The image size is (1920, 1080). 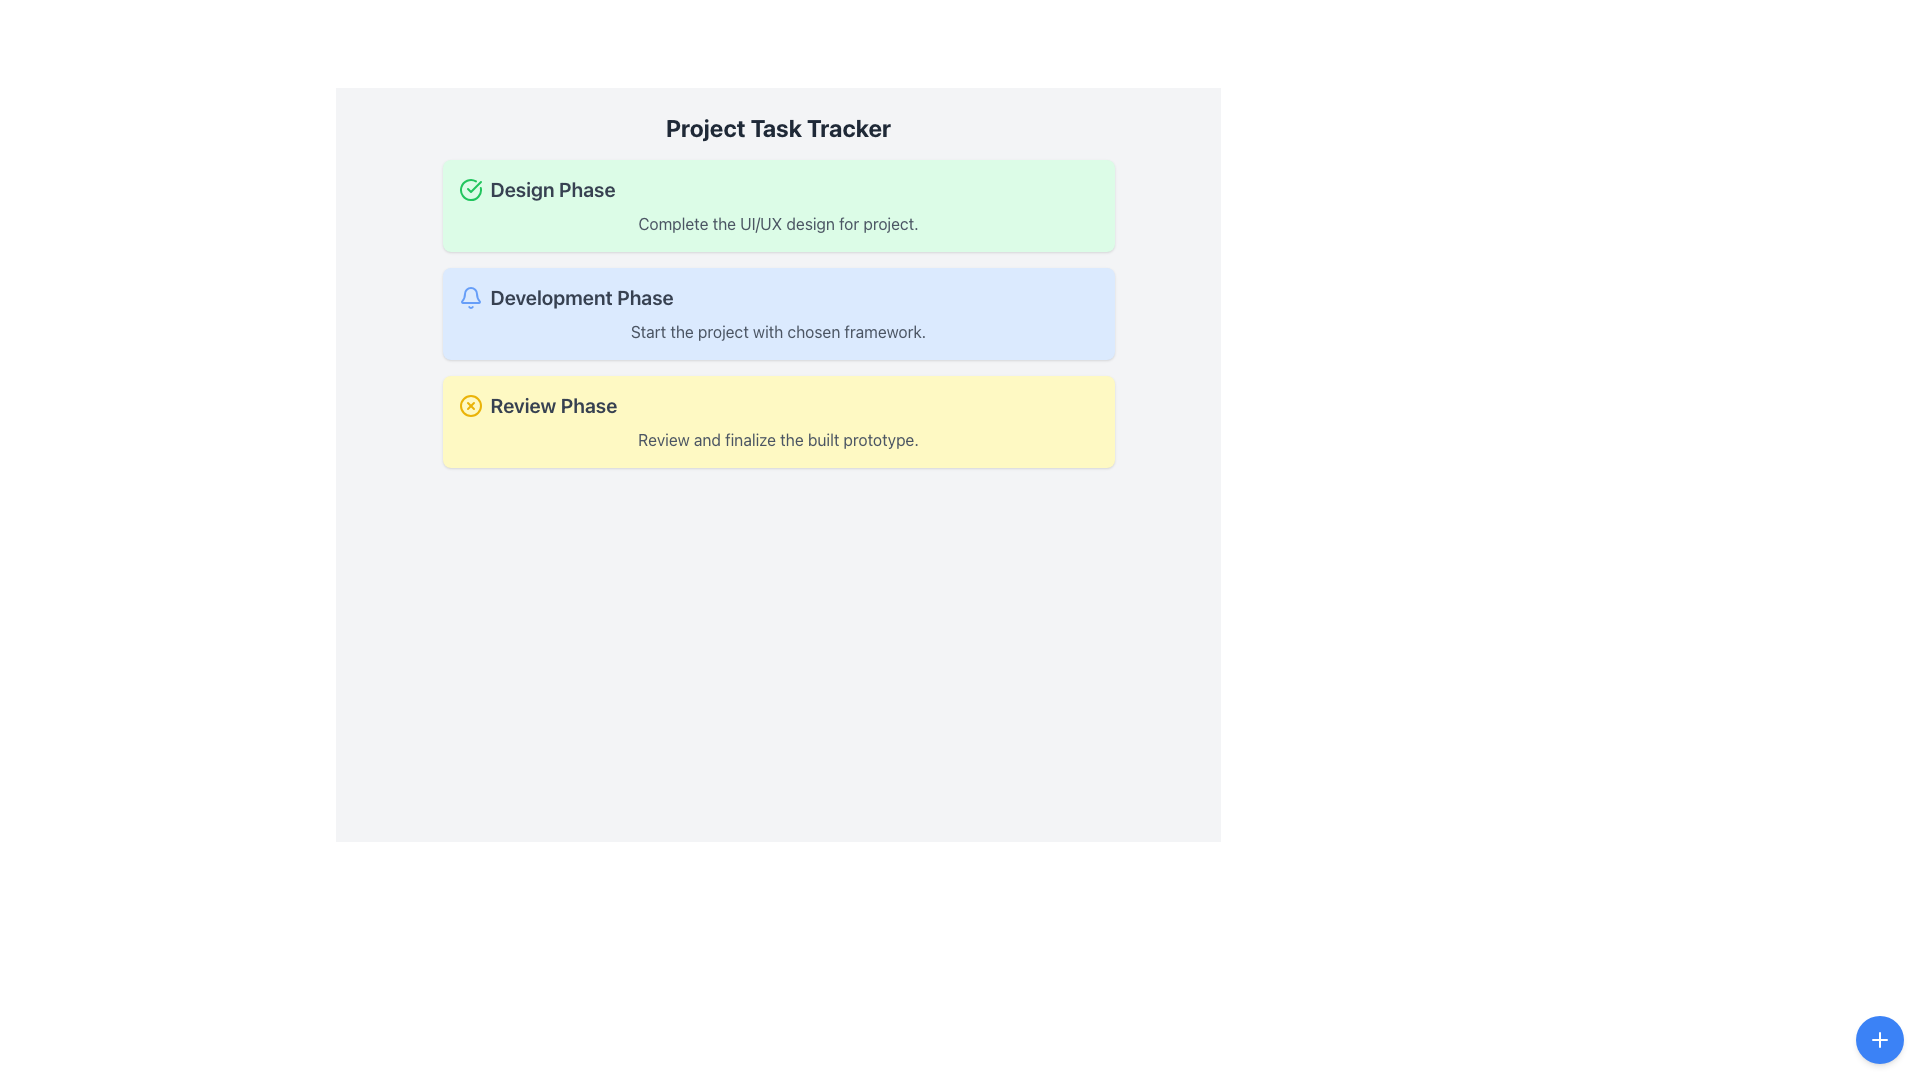 I want to click on the text element that provides additional details or instructions about the 'Development Phase' in the project task tracker, located below 'Design Phase' and above 'Review Phase', so click(x=777, y=330).